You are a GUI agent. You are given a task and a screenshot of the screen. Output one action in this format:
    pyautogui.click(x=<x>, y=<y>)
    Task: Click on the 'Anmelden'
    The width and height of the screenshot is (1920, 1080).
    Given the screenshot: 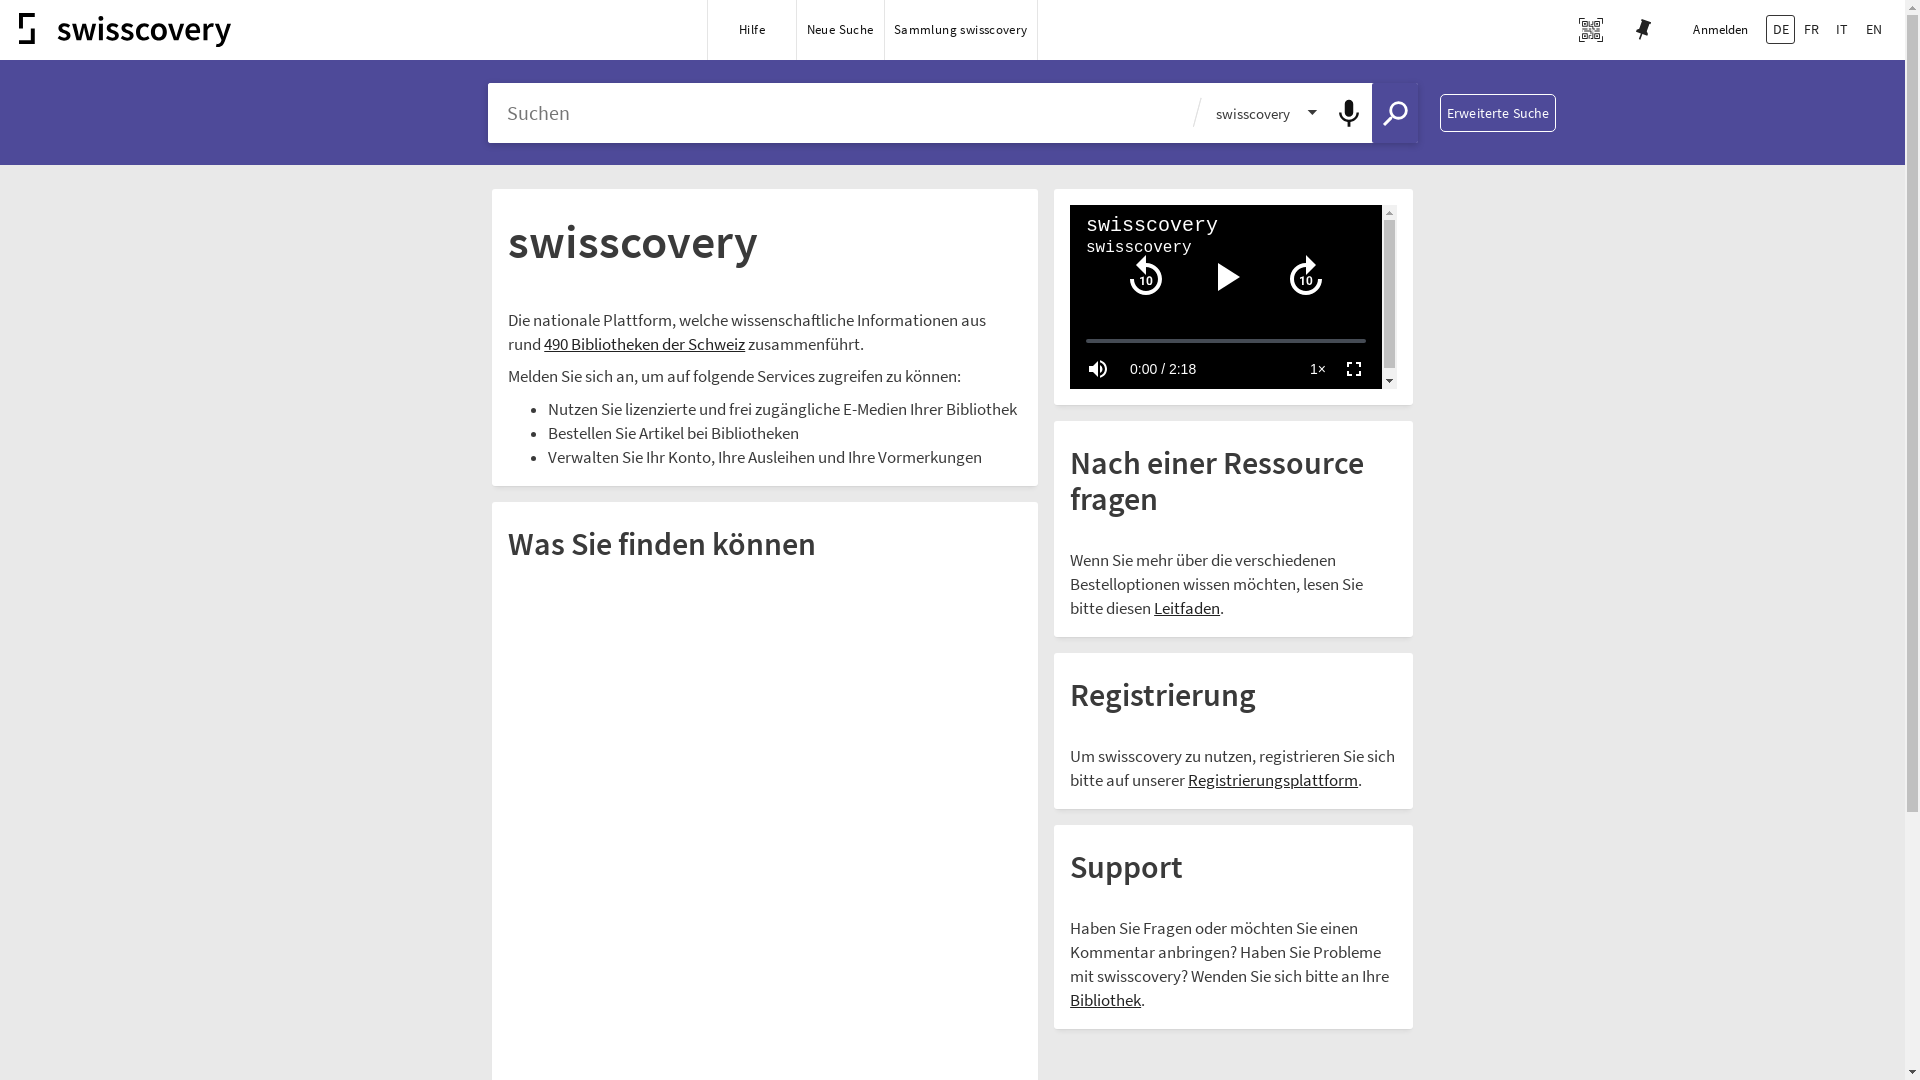 What is the action you would take?
    pyautogui.click(x=1676, y=30)
    